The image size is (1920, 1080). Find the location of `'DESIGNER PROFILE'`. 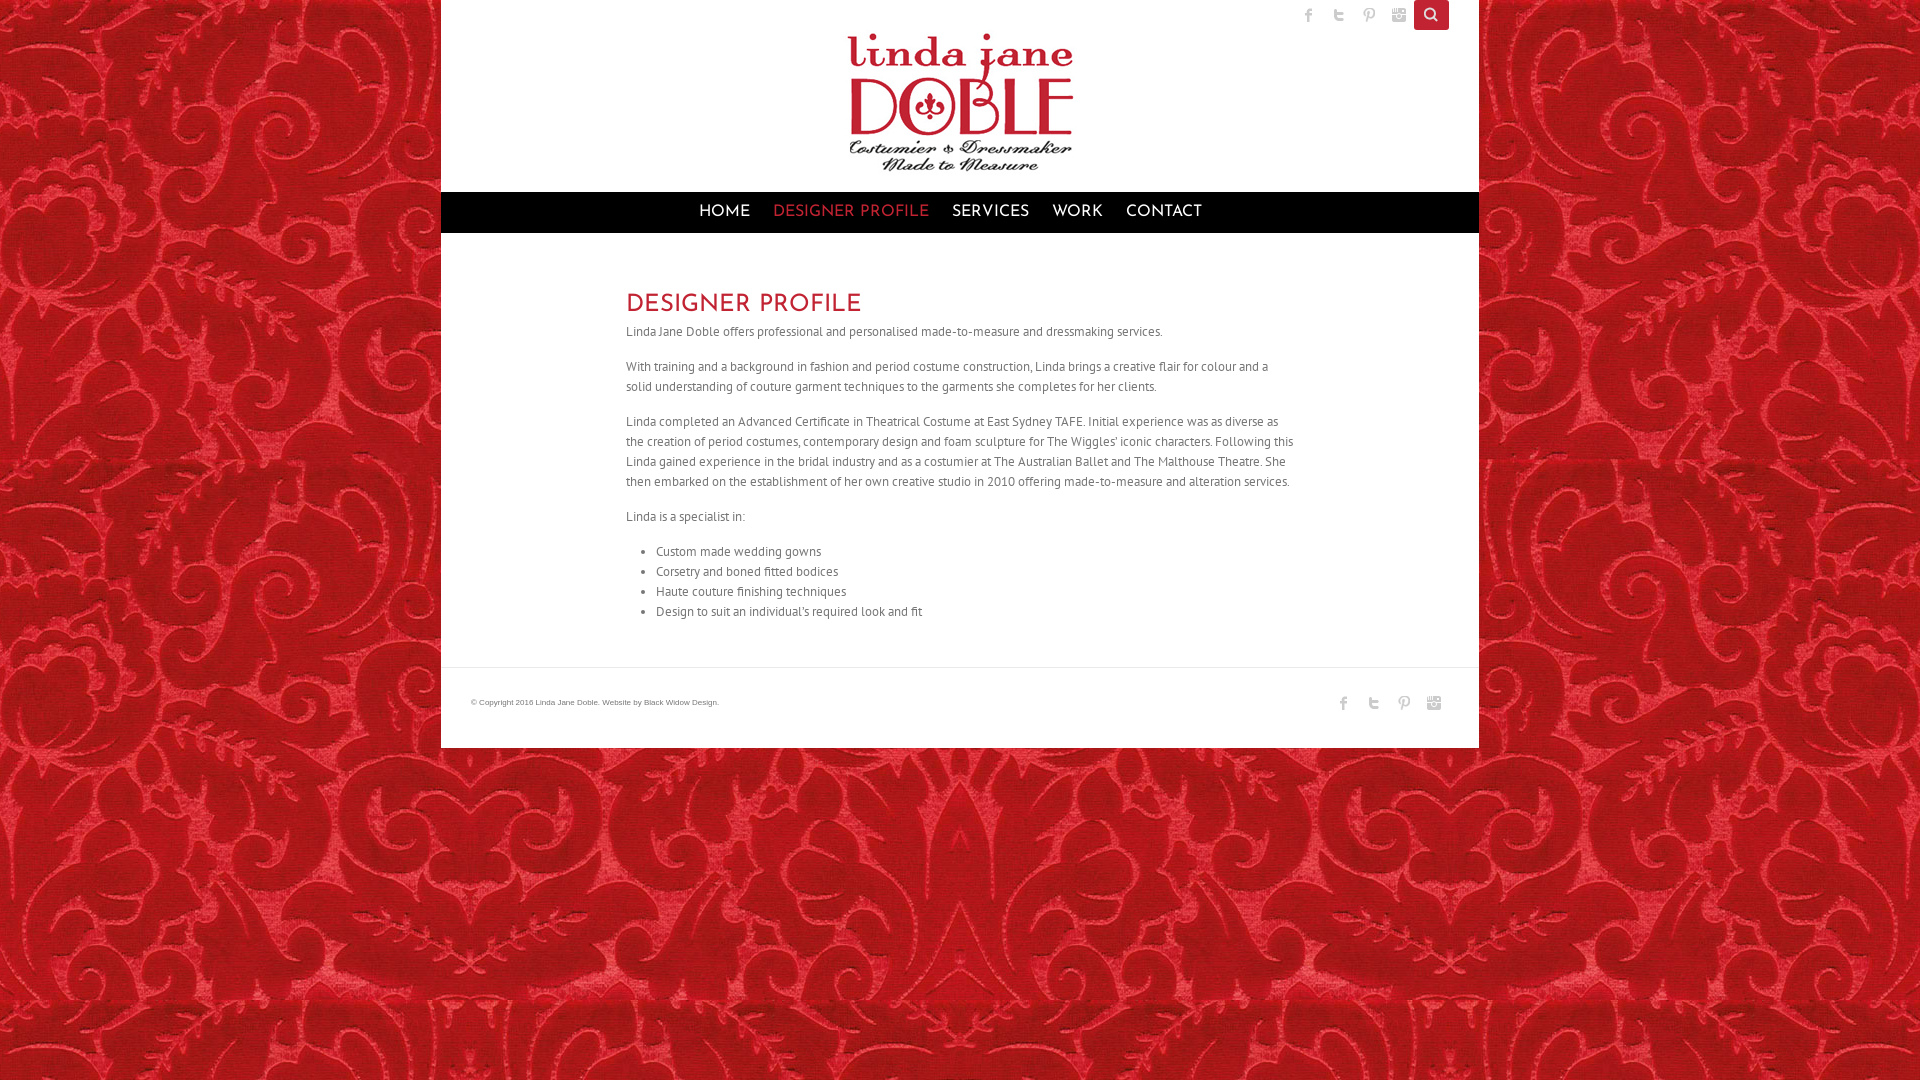

'DESIGNER PROFILE' is located at coordinates (849, 209).